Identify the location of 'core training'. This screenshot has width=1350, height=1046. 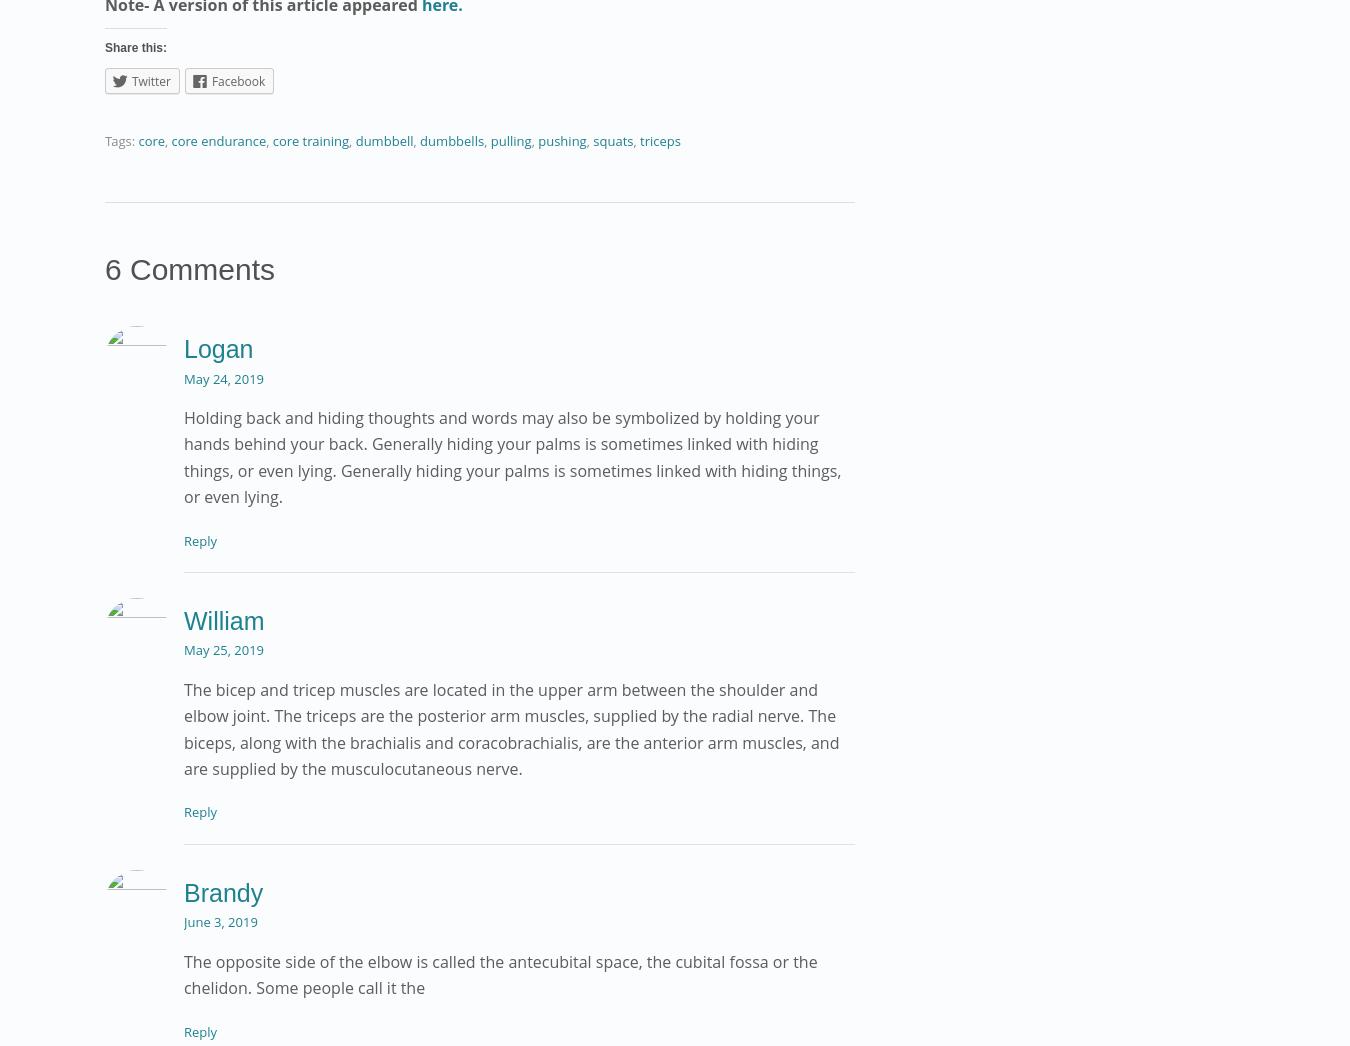
(309, 138).